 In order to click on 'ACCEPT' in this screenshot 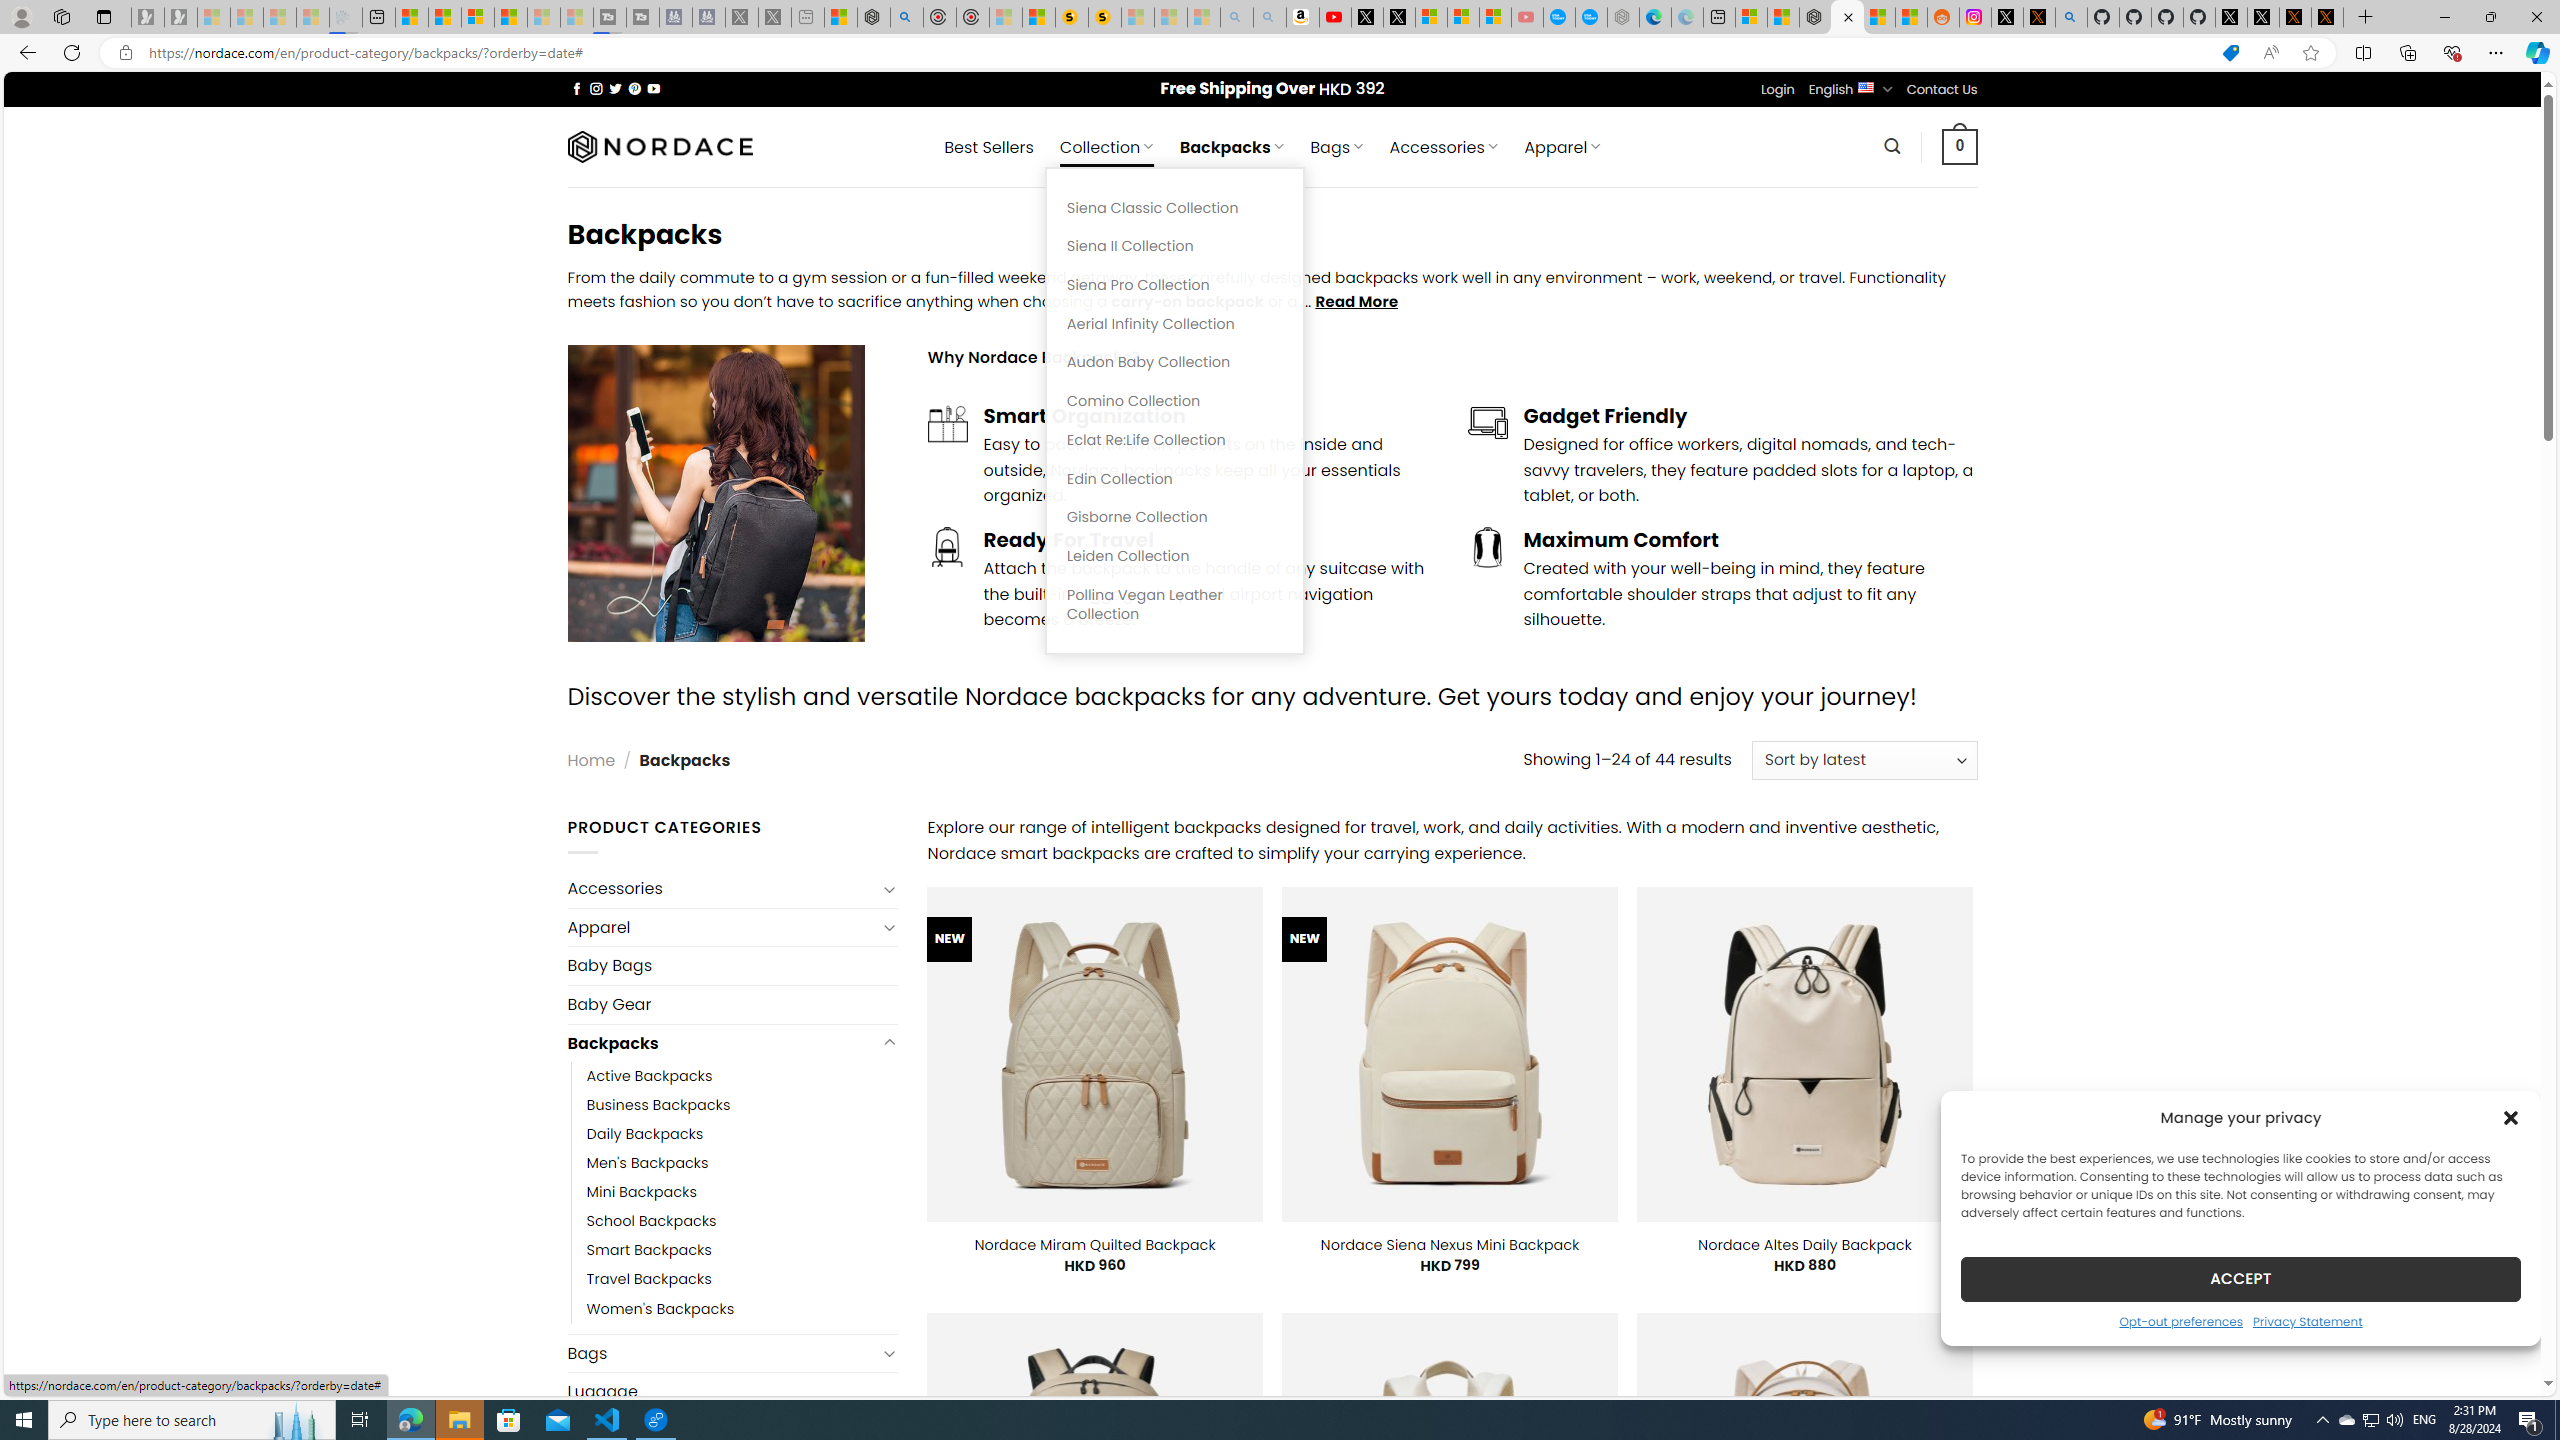, I will do `click(2241, 1278)`.